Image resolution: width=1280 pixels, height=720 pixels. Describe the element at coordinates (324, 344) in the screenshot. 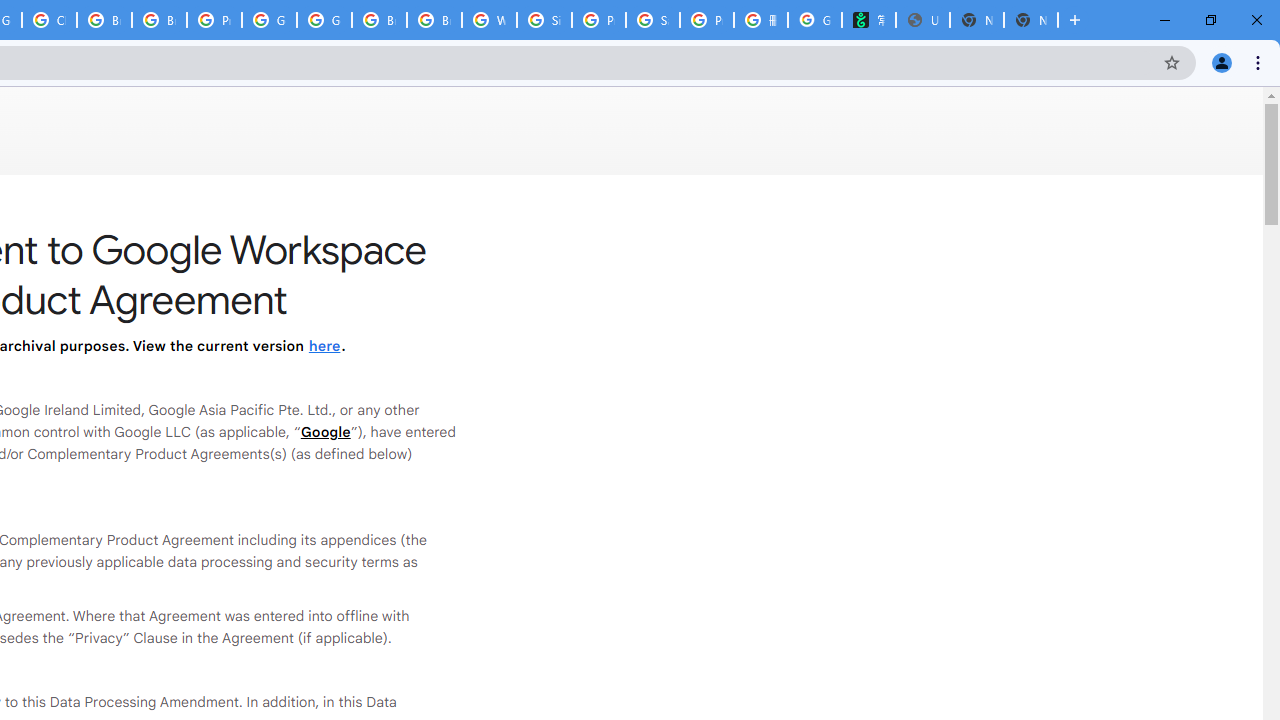

I see `'here'` at that location.